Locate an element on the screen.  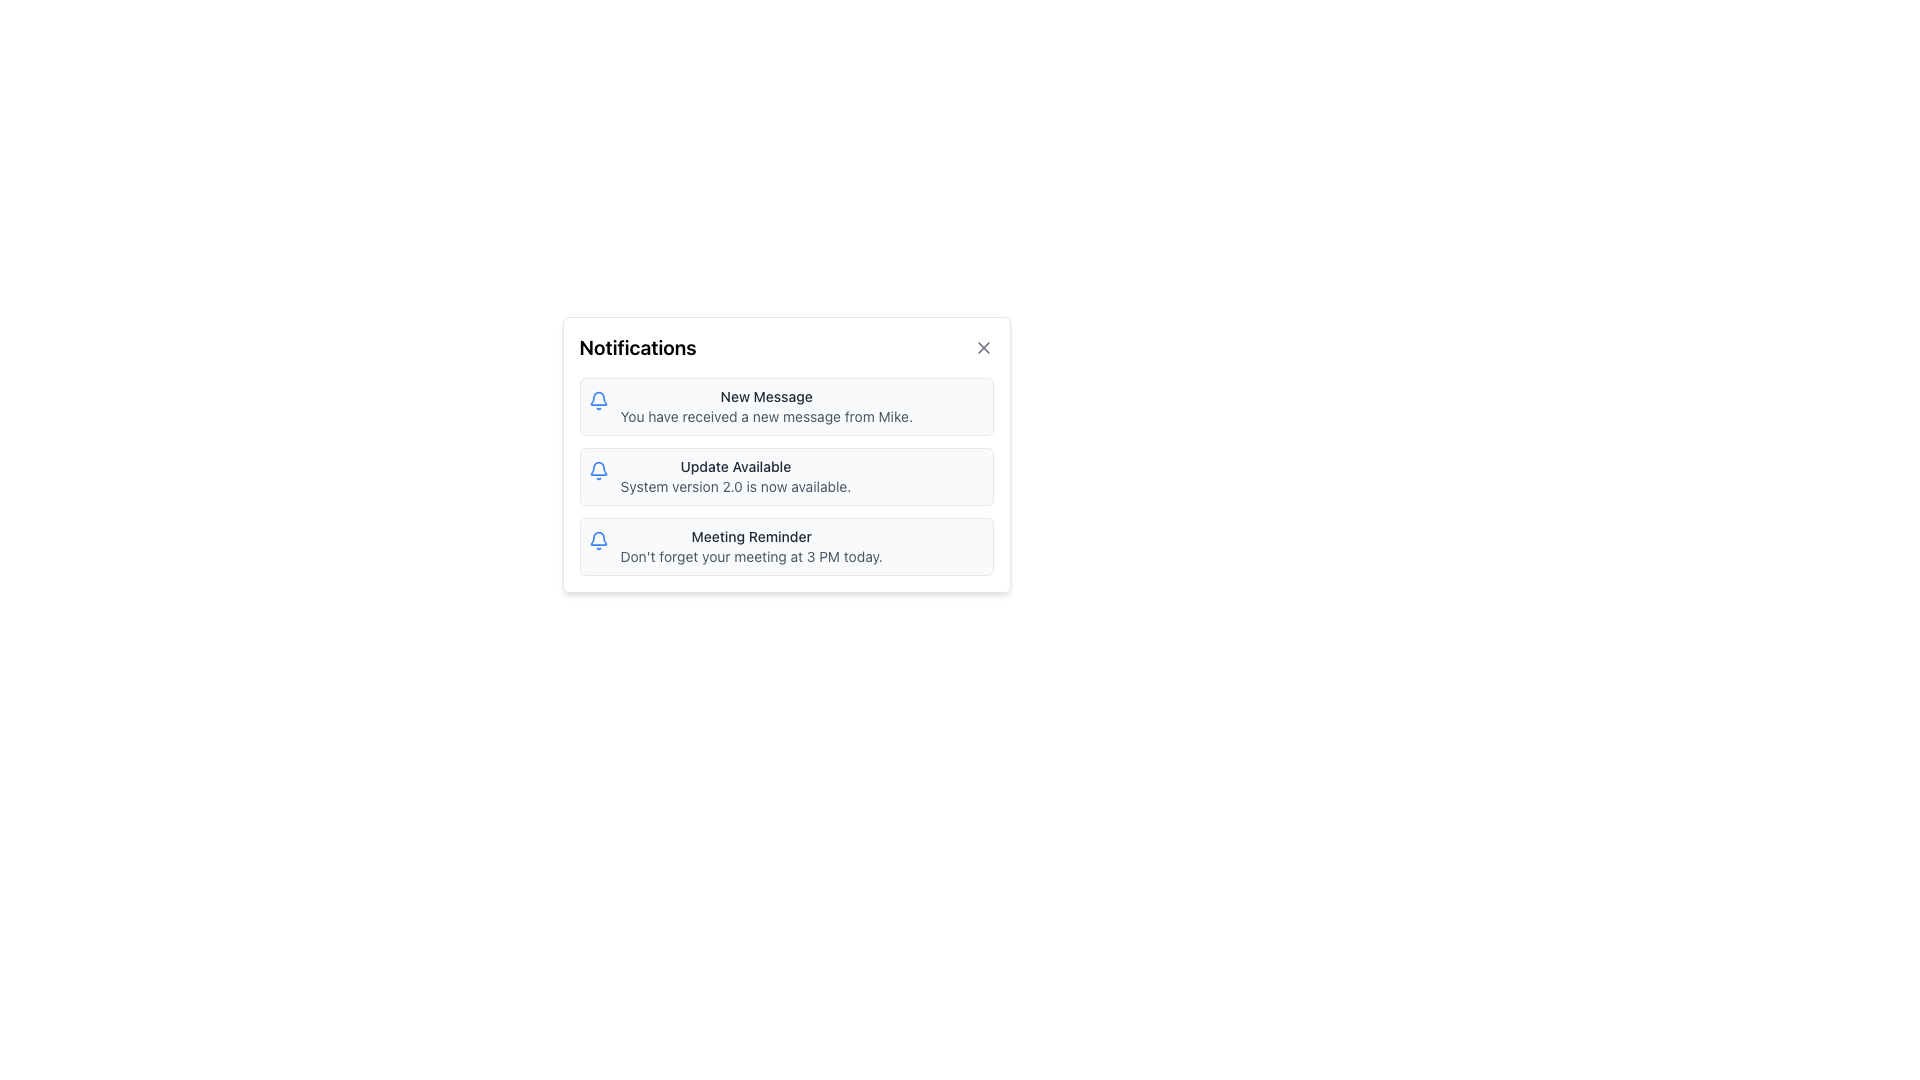
the text label displaying 'System version 2.0 is now available.' which is located under the heading 'Update Available.' is located at coordinates (734, 486).